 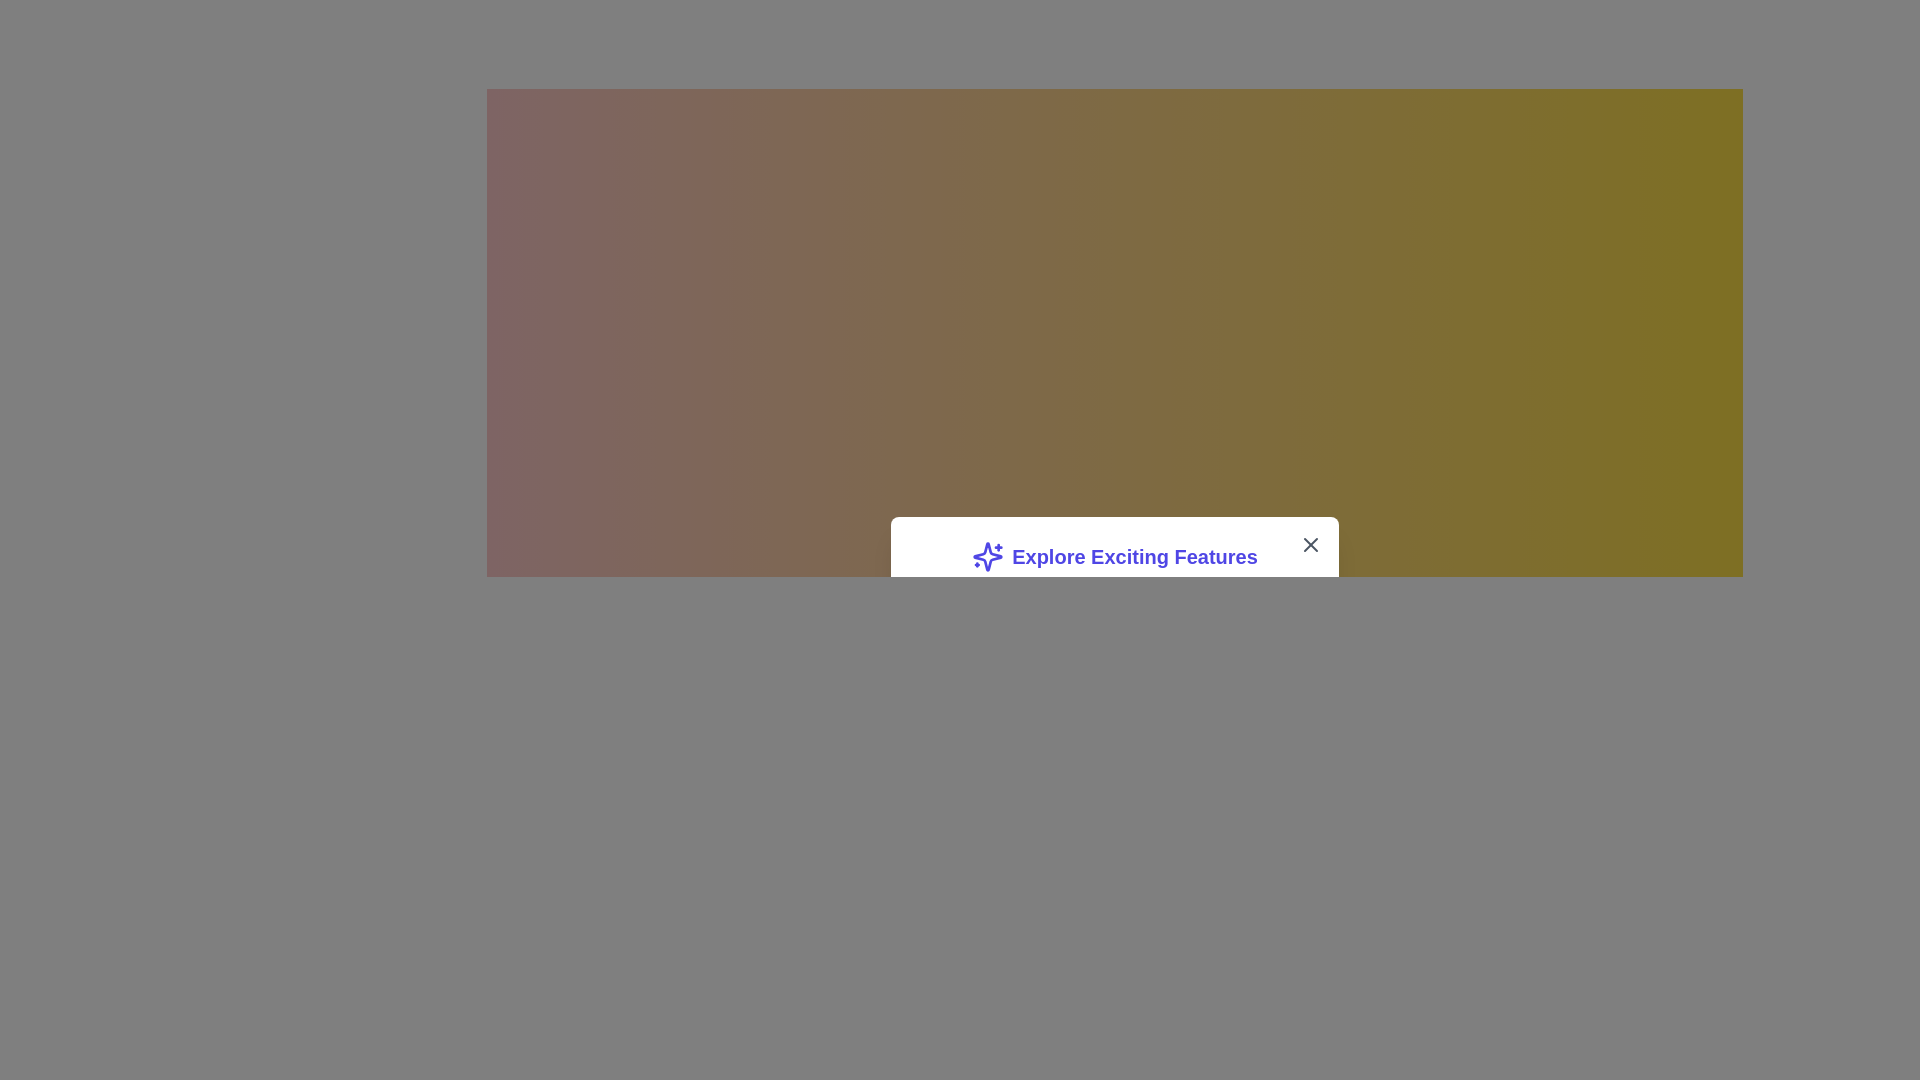 What do you see at coordinates (960, 540) in the screenshot?
I see `the overlay to close the dialog` at bounding box center [960, 540].